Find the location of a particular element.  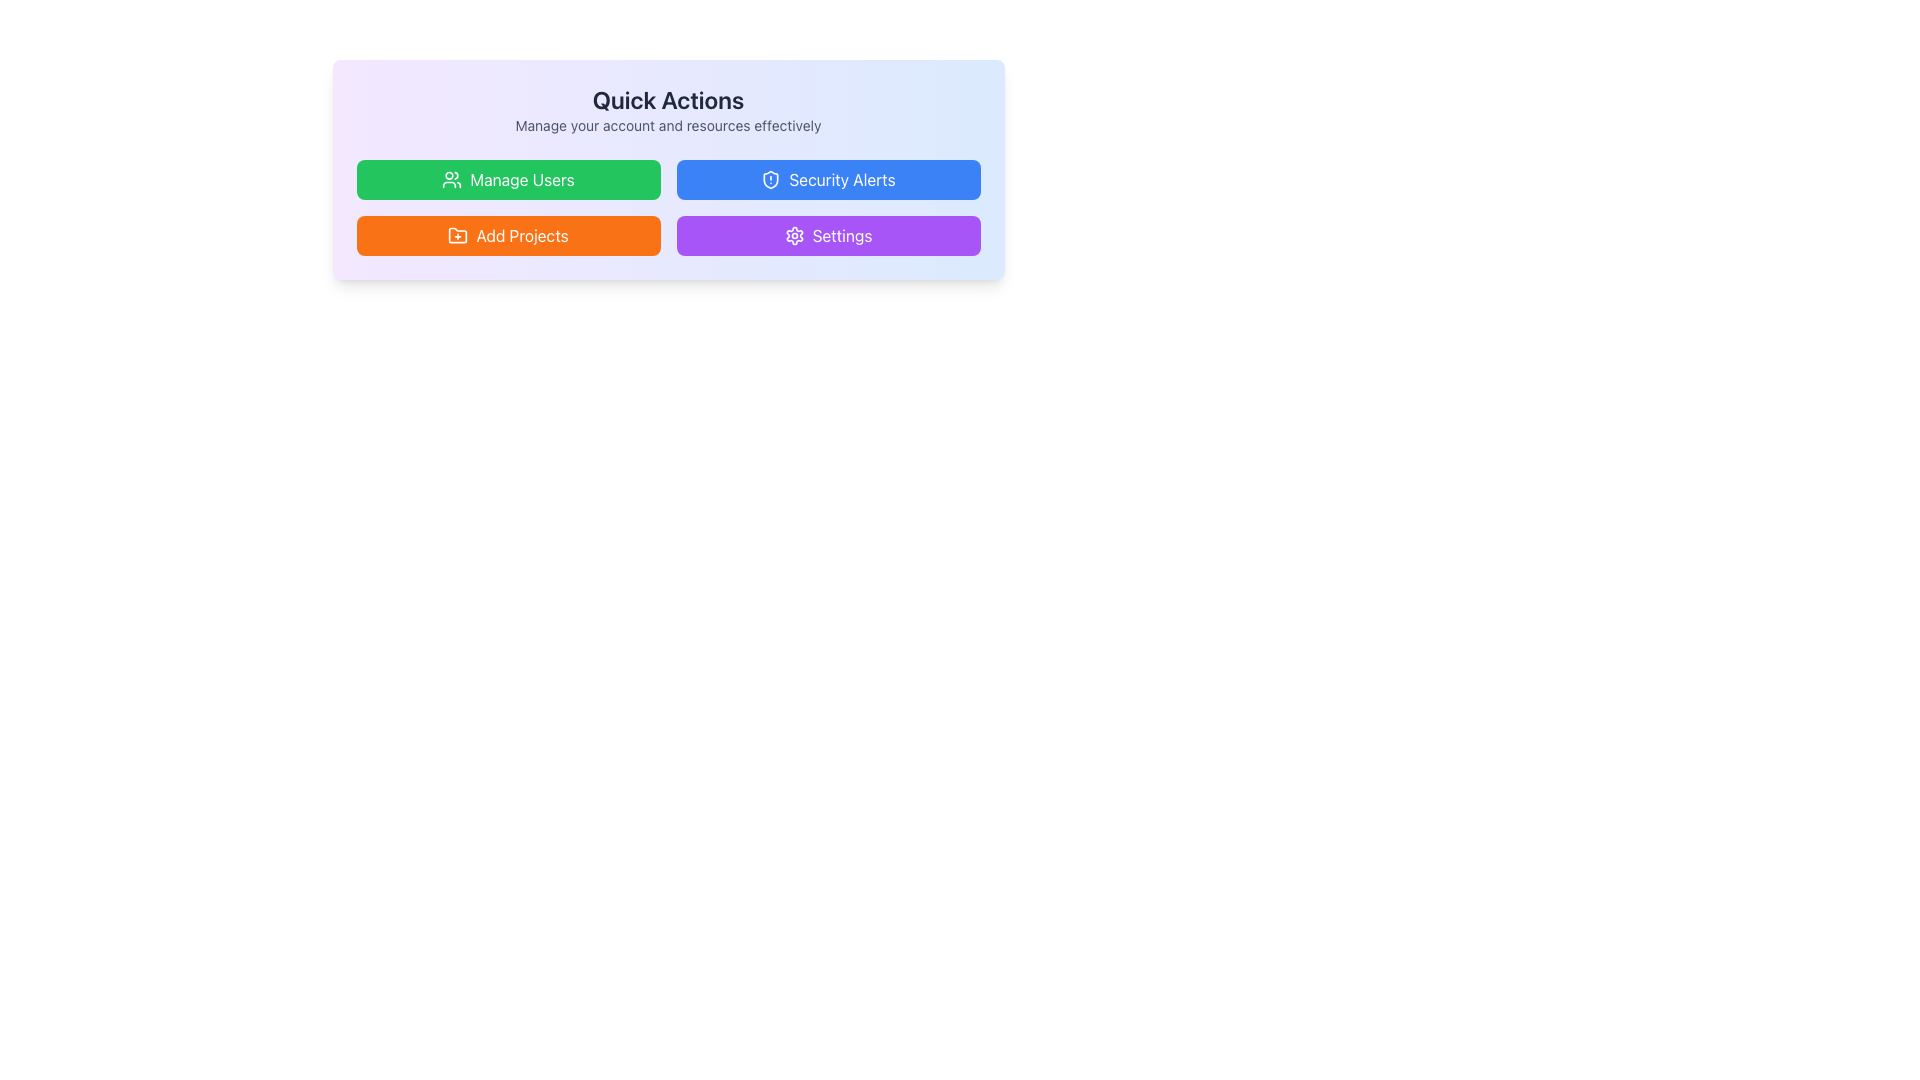

the textual heading element titled 'Quick Actions' is located at coordinates (668, 110).